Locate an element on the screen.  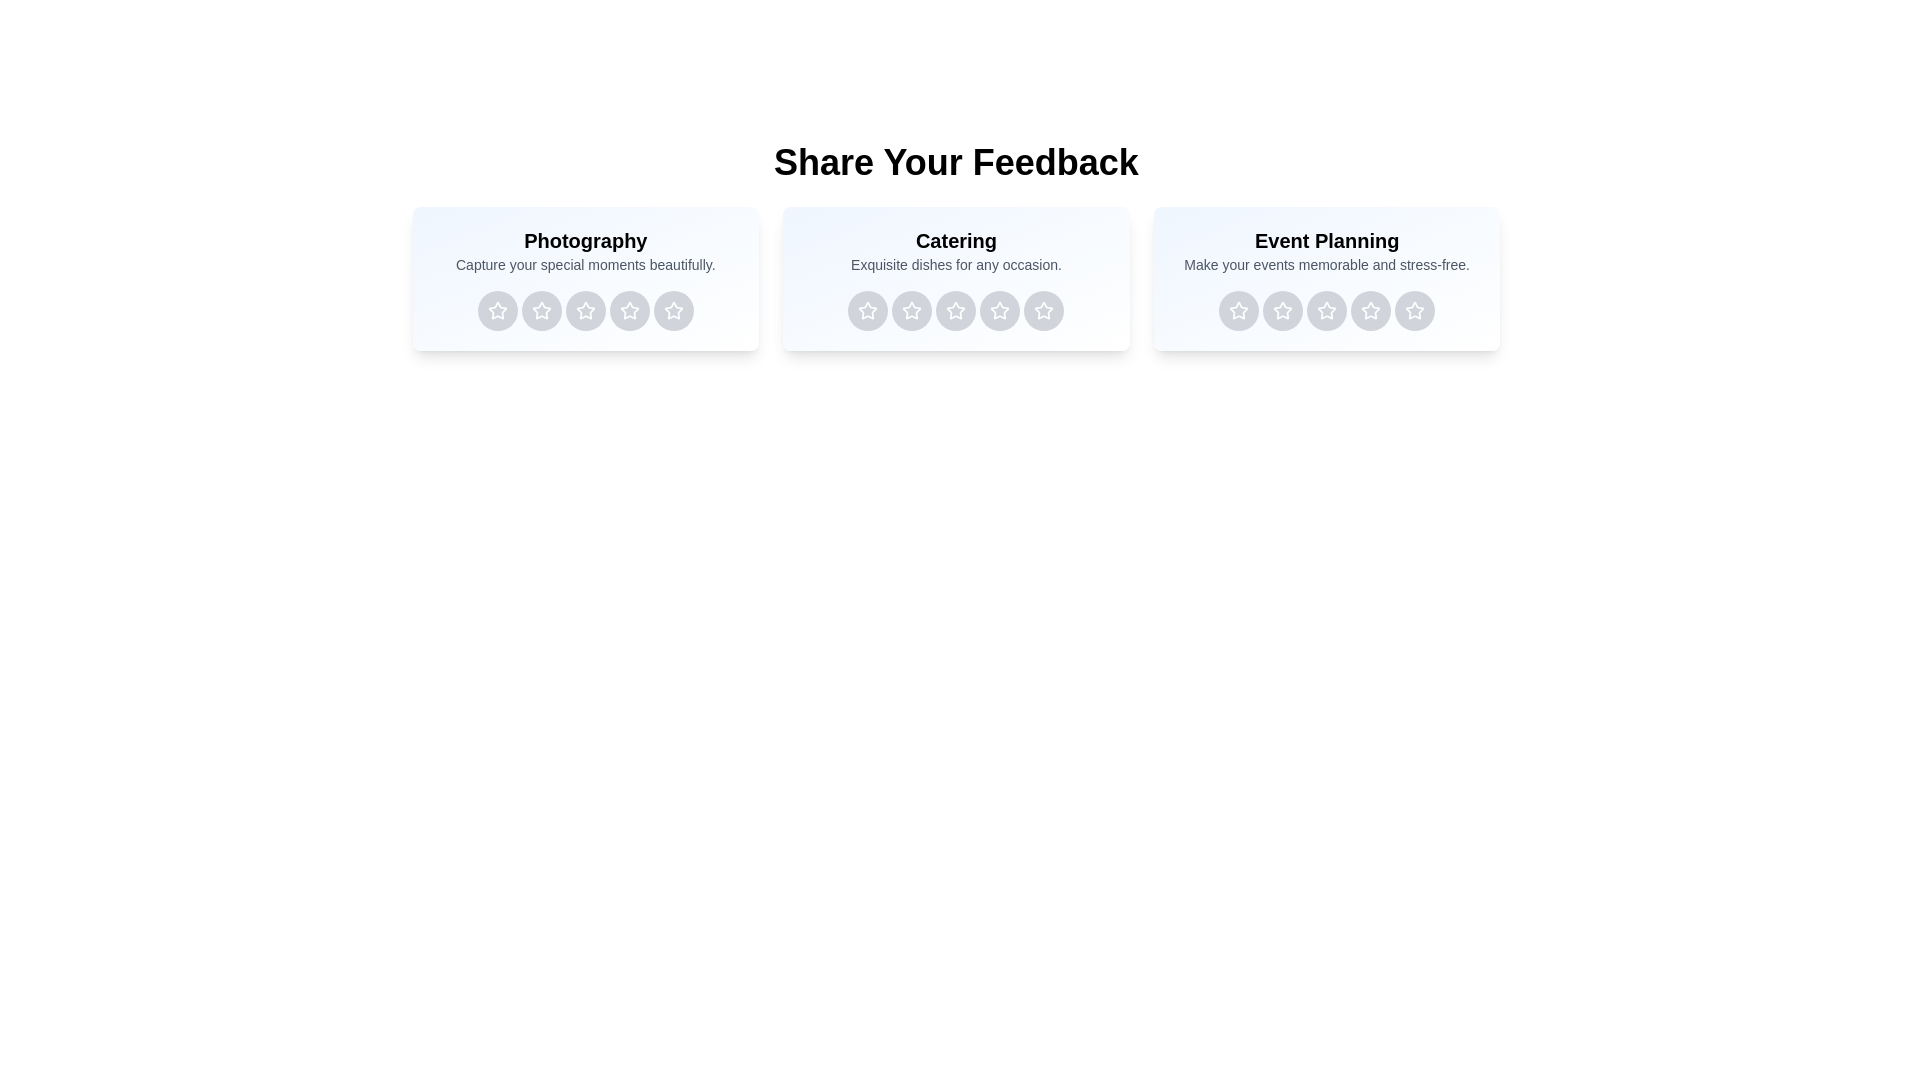
the rating button for Catering service with 2 stars is located at coordinates (911, 311).